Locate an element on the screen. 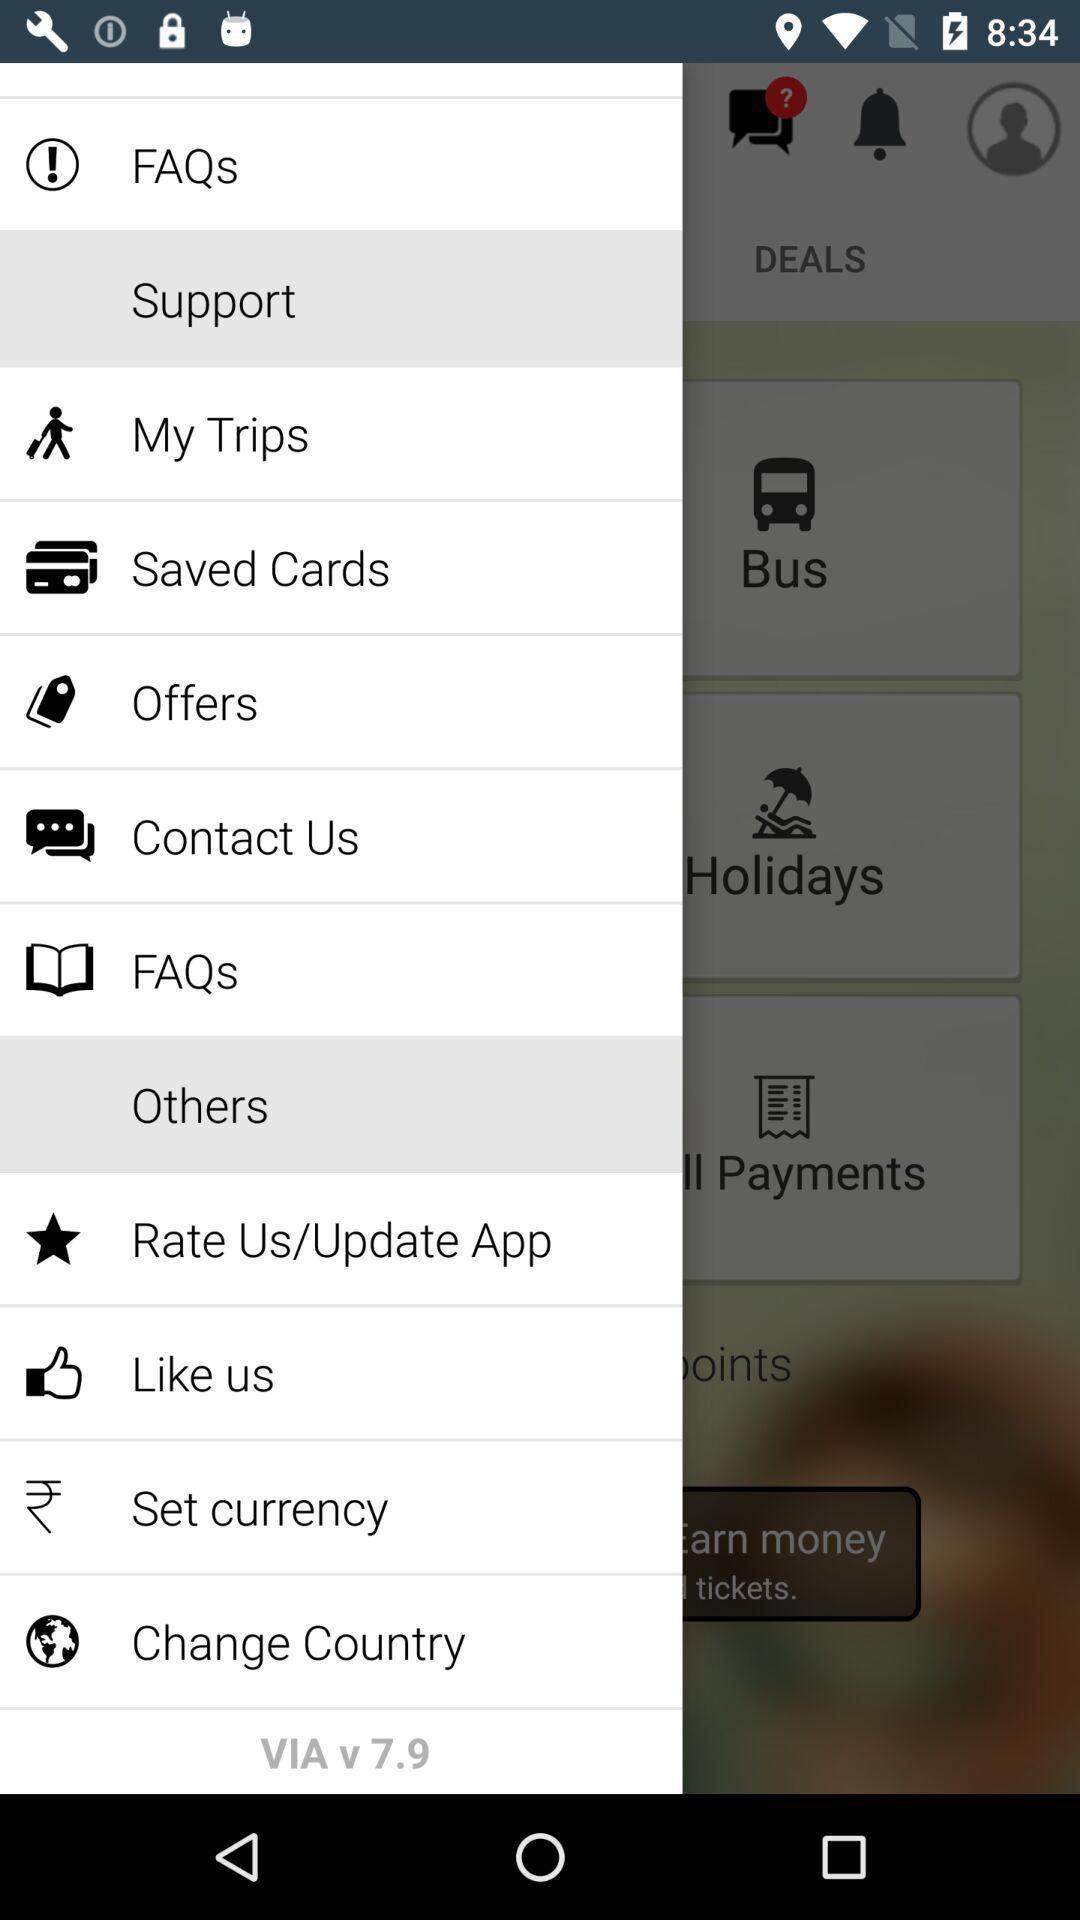  the chat icon is located at coordinates (760, 121).